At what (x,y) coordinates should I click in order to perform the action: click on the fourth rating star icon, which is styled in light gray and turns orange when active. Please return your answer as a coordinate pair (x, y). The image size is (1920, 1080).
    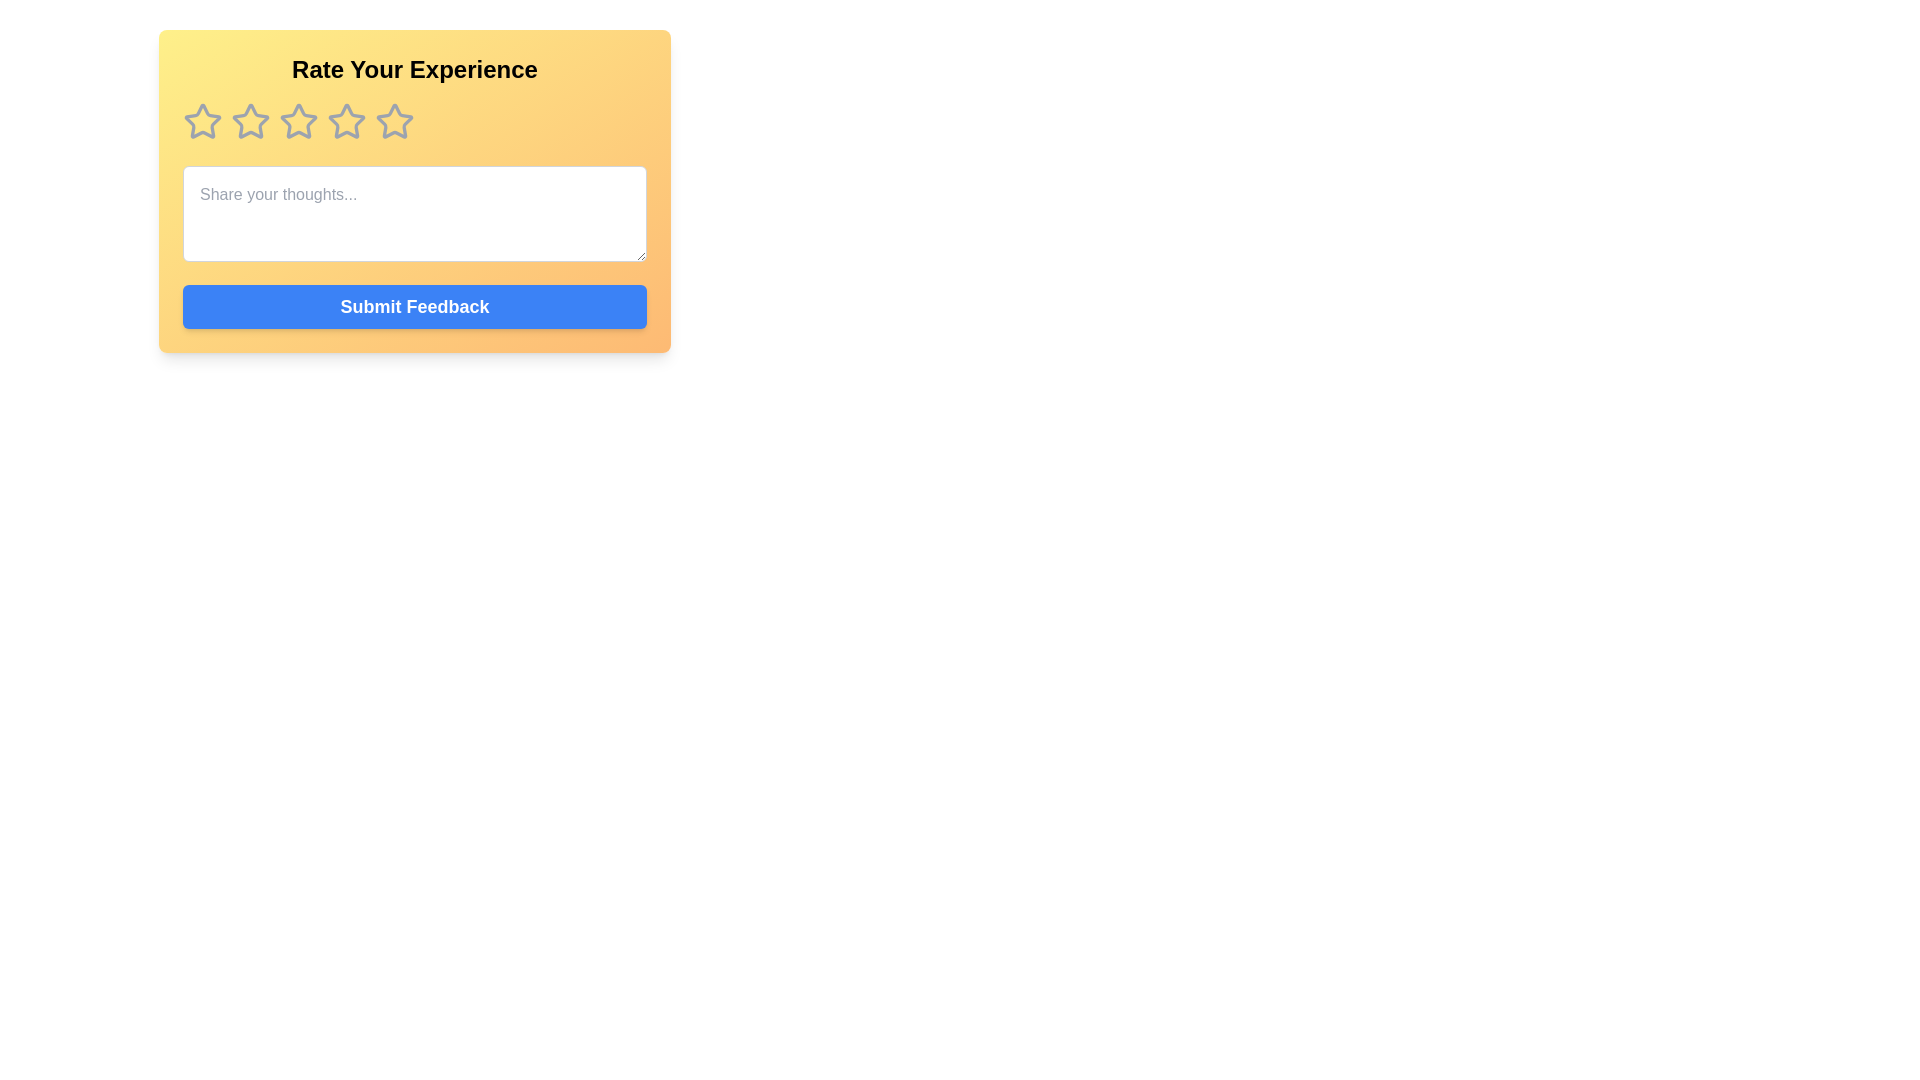
    Looking at the image, I should click on (394, 121).